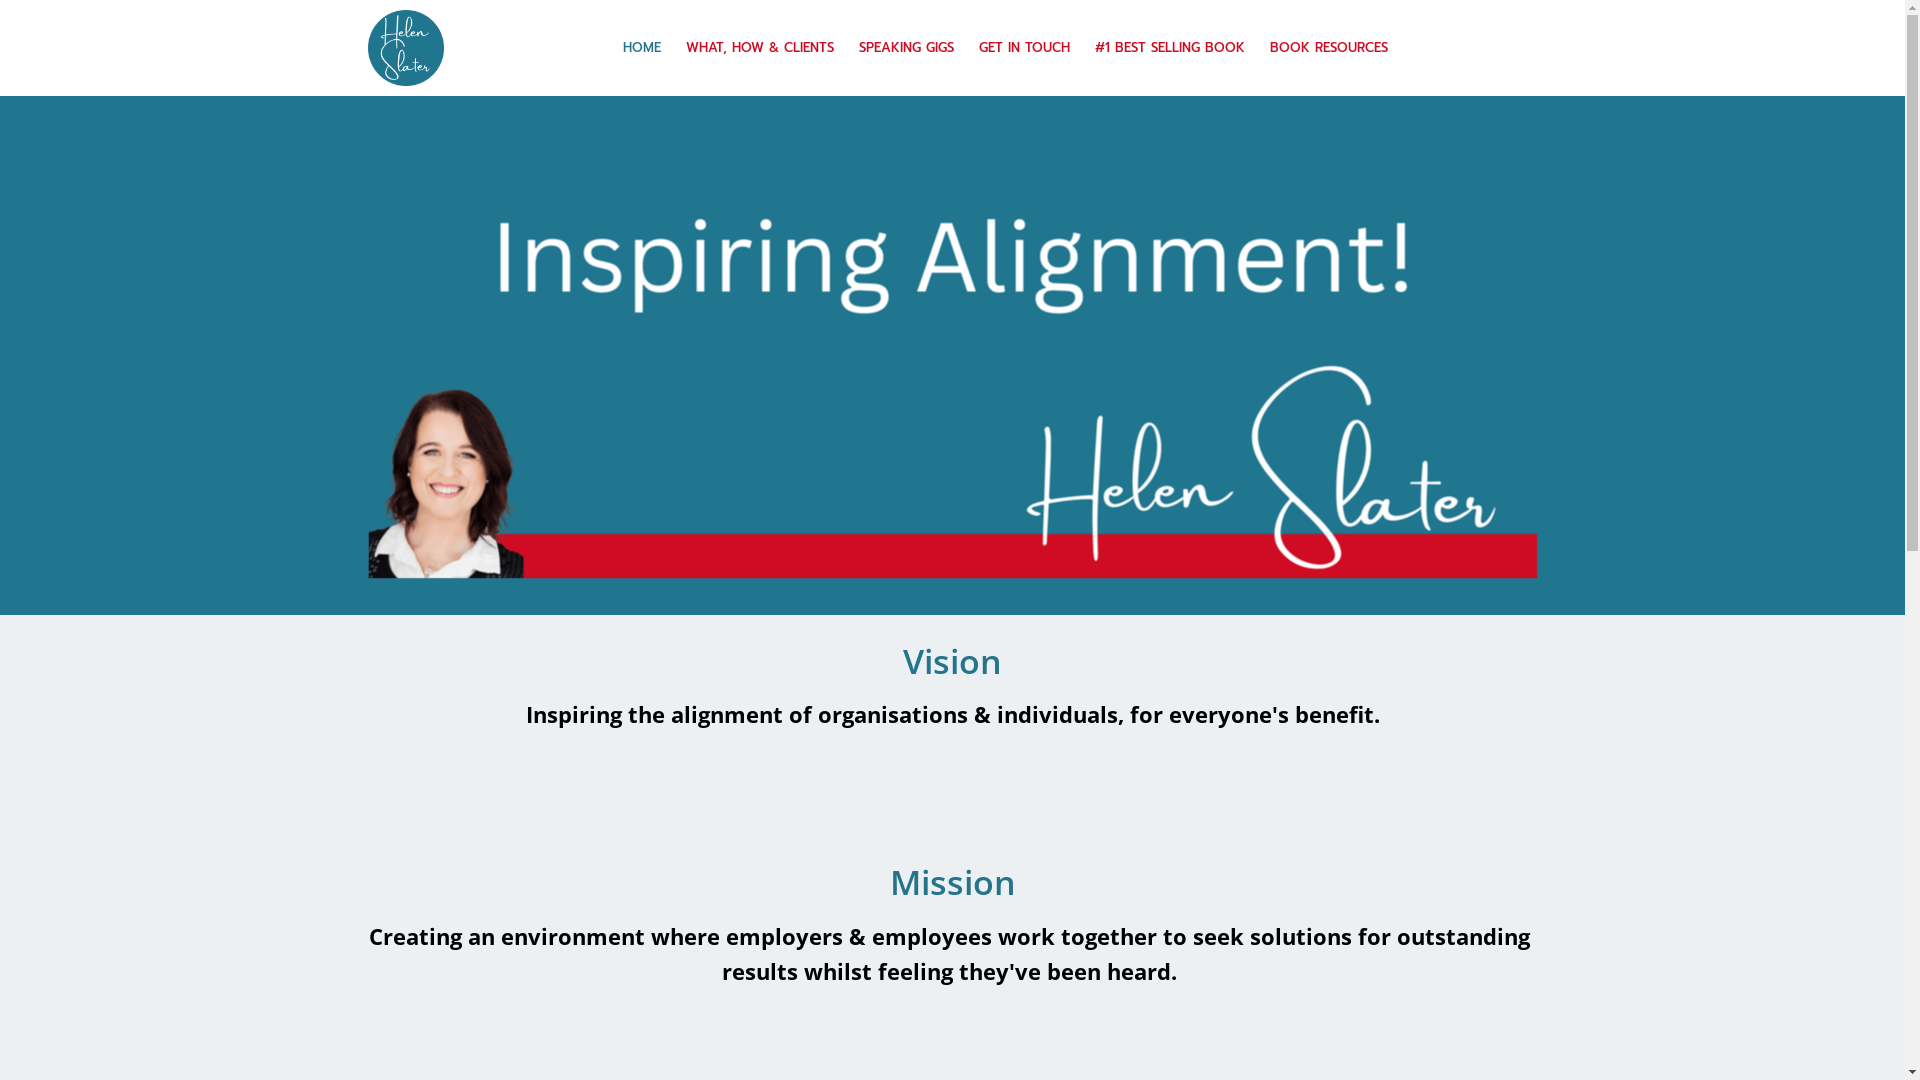 This screenshot has width=1920, height=1080. What do you see at coordinates (1328, 46) in the screenshot?
I see `'BOOK RESOURCES'` at bounding box center [1328, 46].